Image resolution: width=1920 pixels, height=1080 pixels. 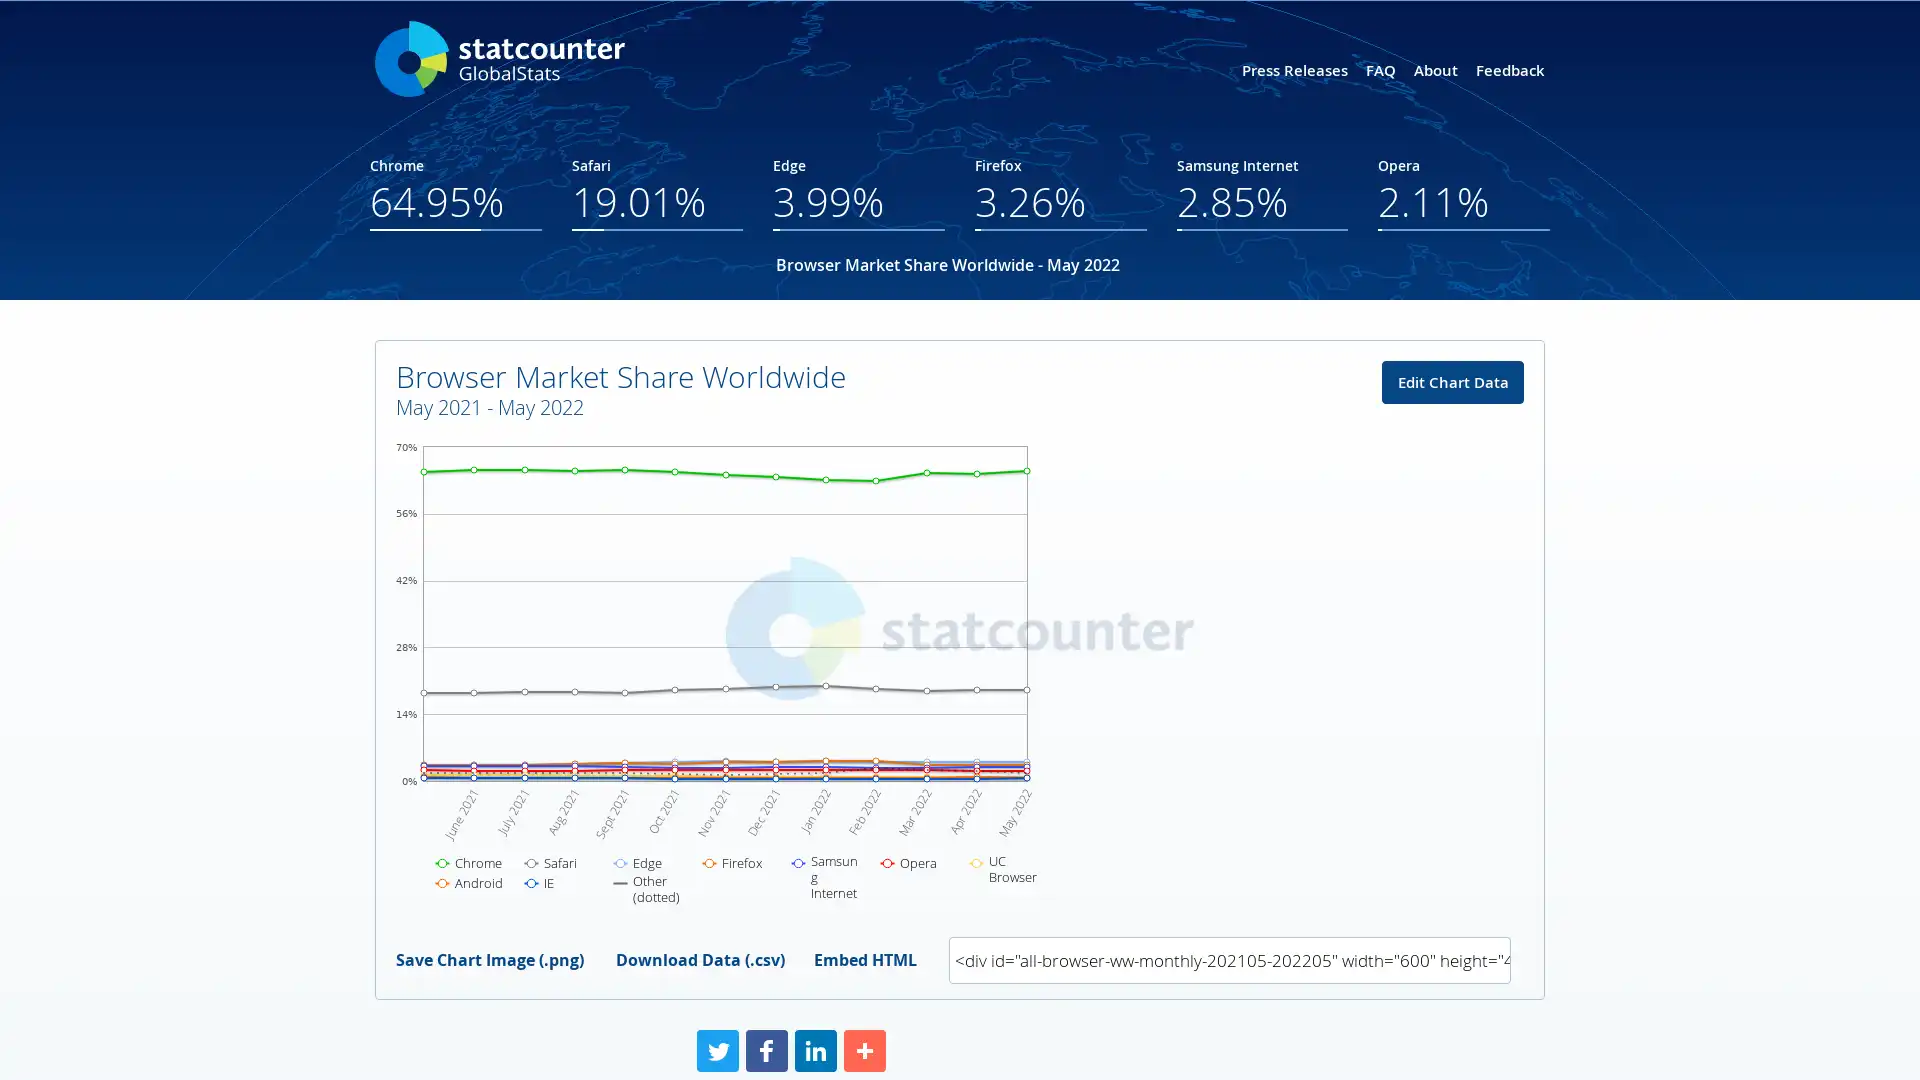 What do you see at coordinates (972, 1049) in the screenshot?
I see `Share to LinkedIn LinkedIn` at bounding box center [972, 1049].